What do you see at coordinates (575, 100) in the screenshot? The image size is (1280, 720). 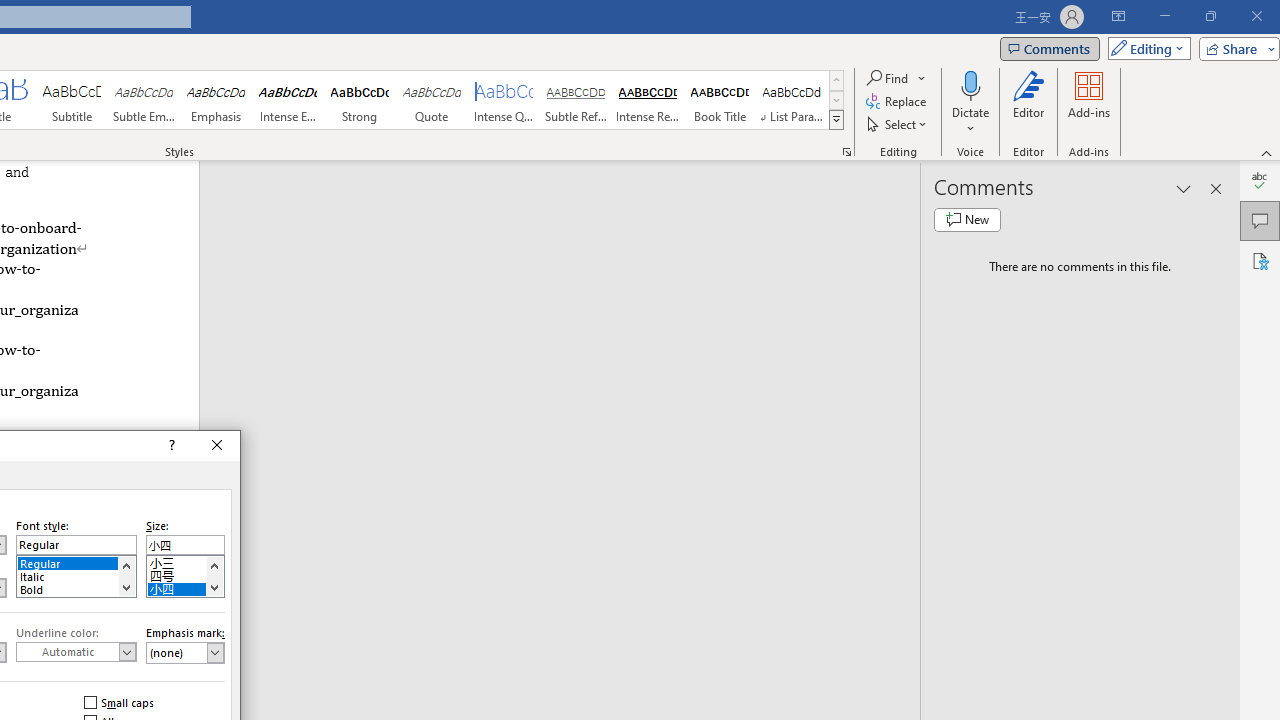 I see `'Subtle Reference'` at bounding box center [575, 100].